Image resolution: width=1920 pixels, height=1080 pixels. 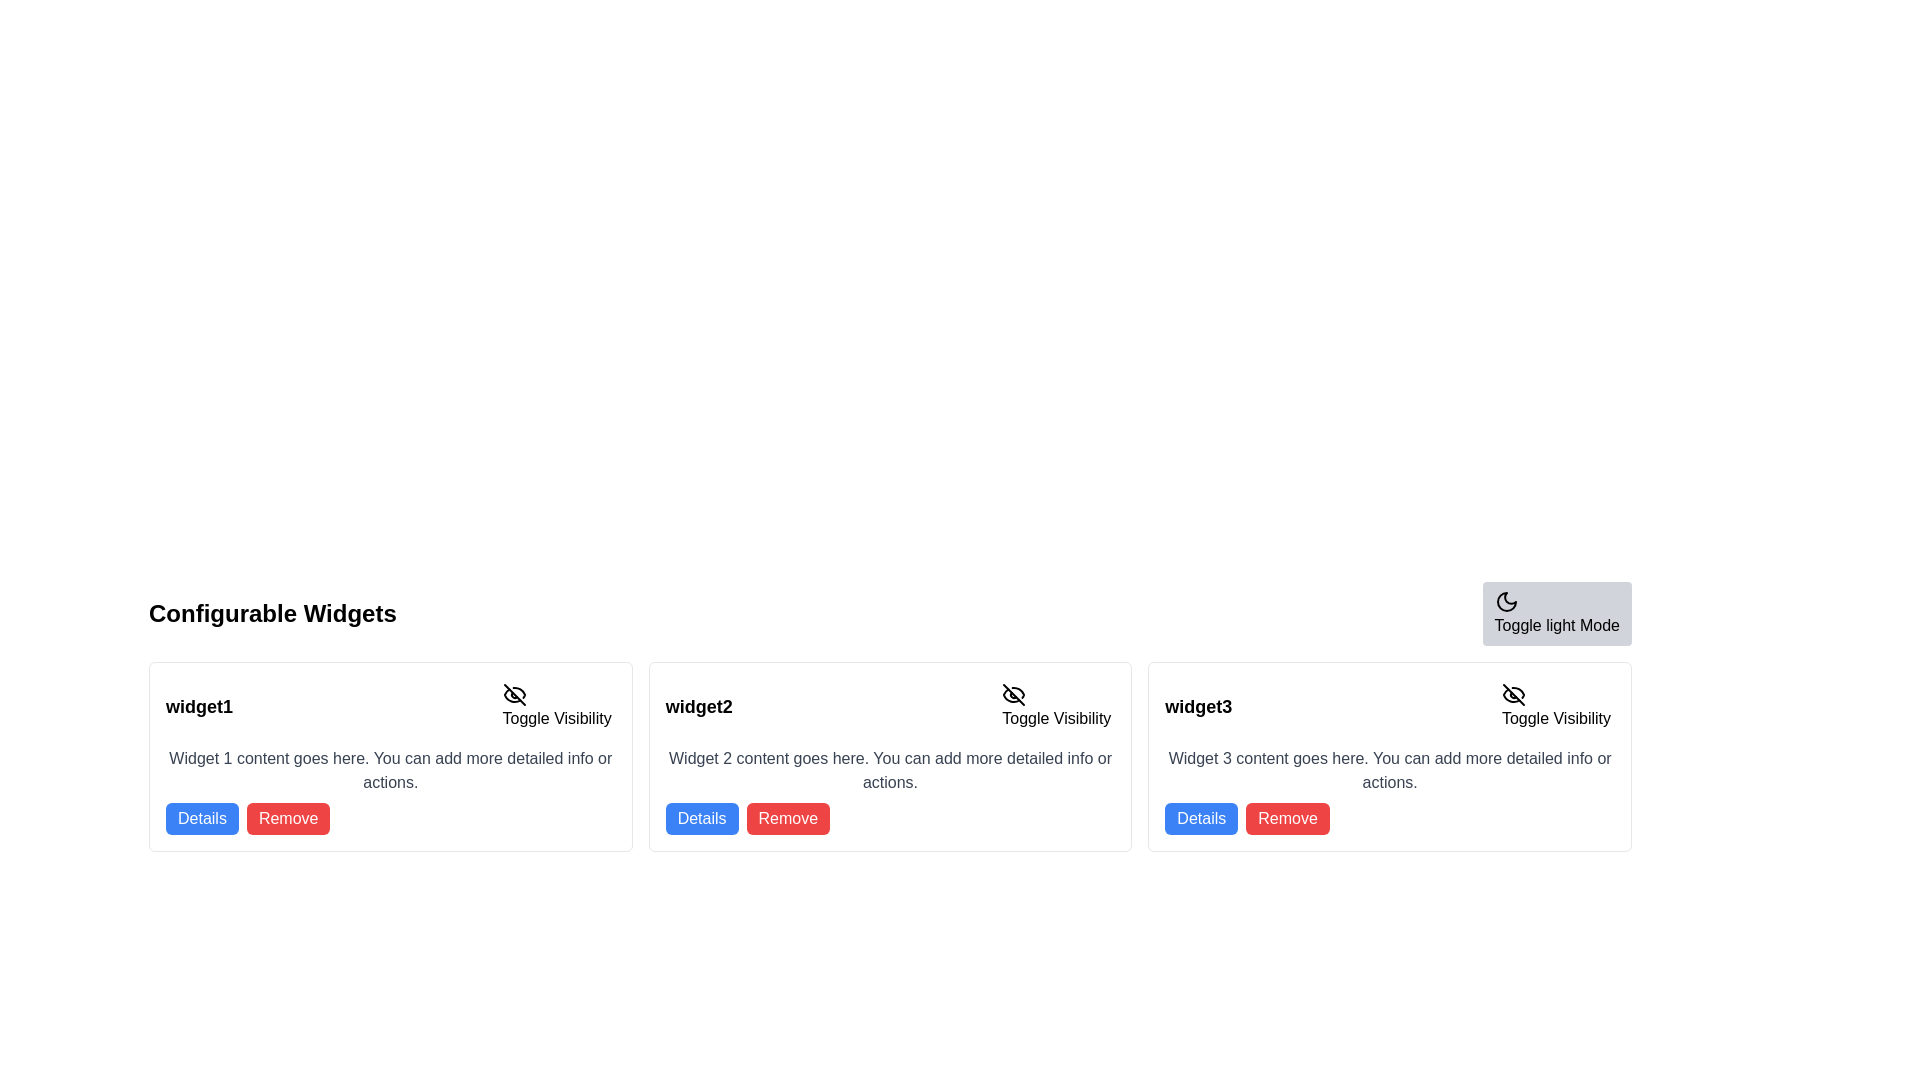 I want to click on the 'Remove' button, so click(x=287, y=818).